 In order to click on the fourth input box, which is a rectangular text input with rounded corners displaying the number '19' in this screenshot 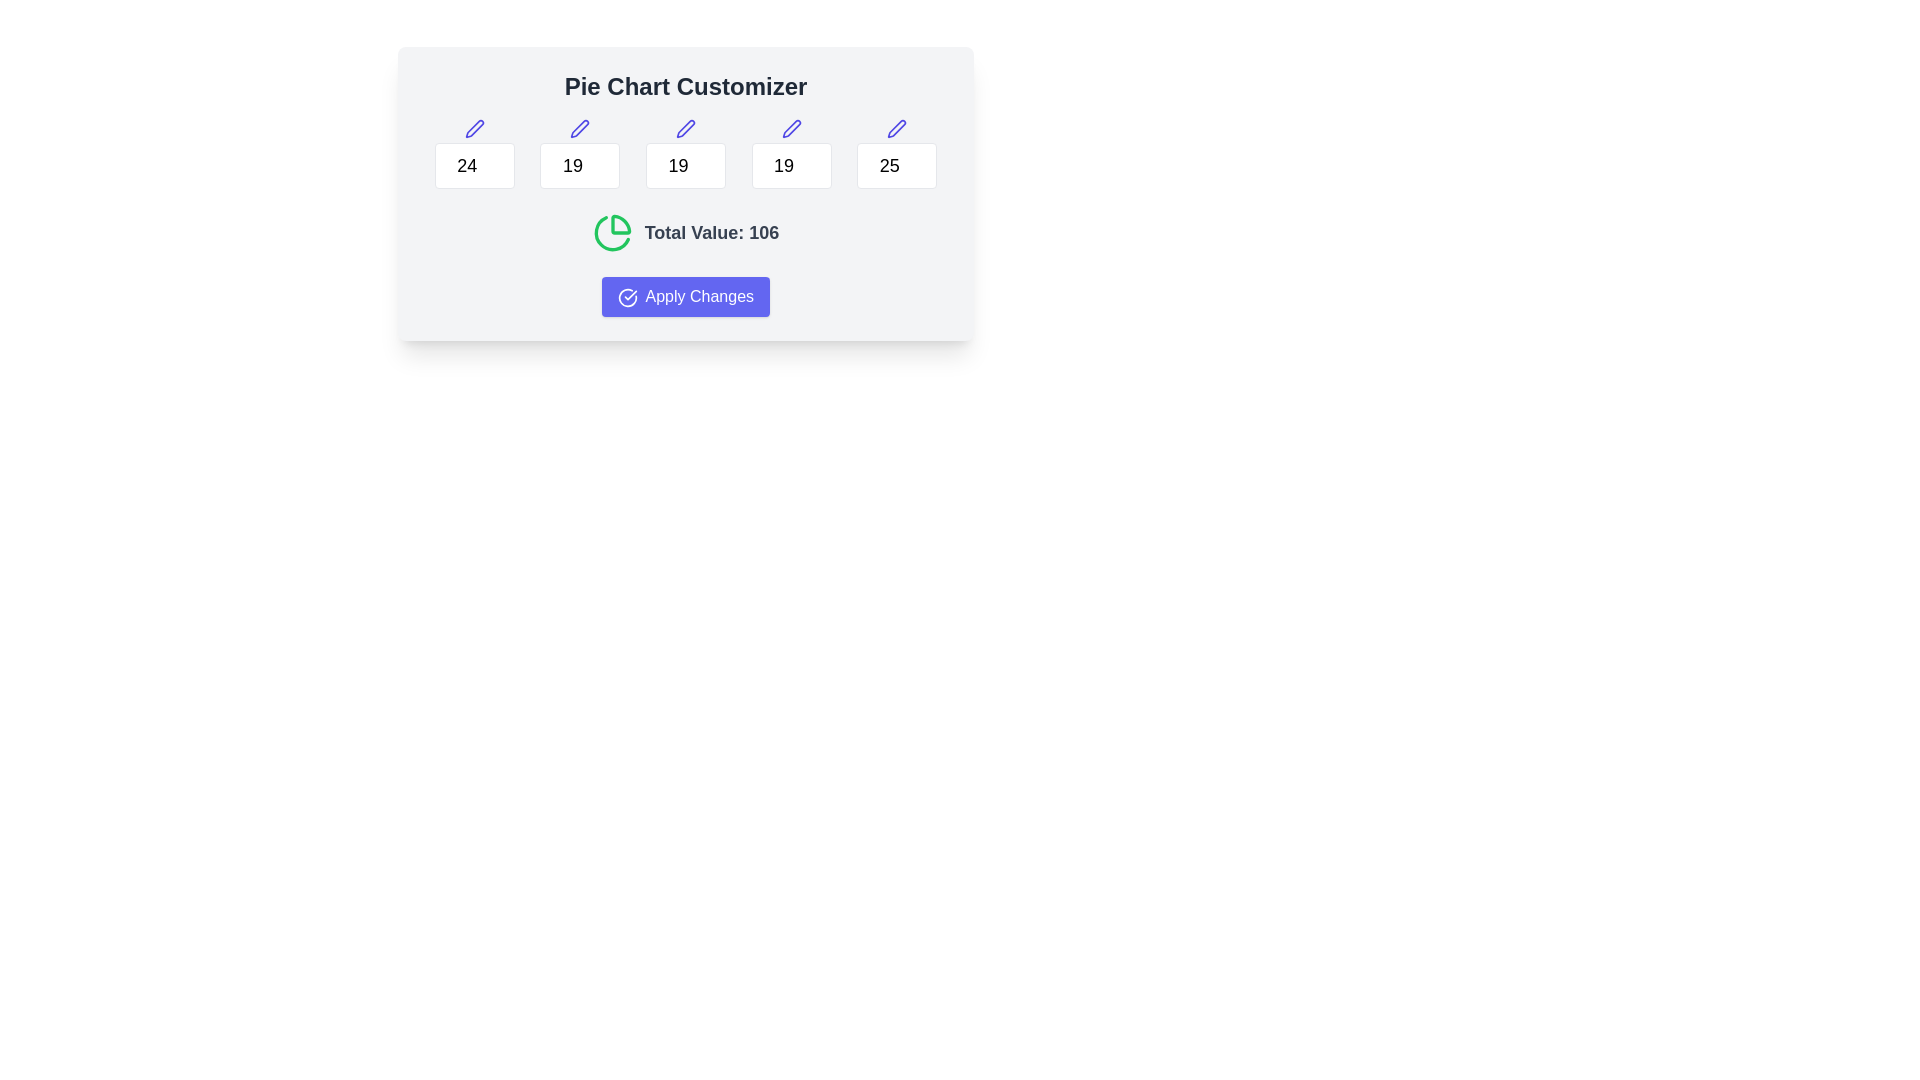, I will do `click(790, 153)`.